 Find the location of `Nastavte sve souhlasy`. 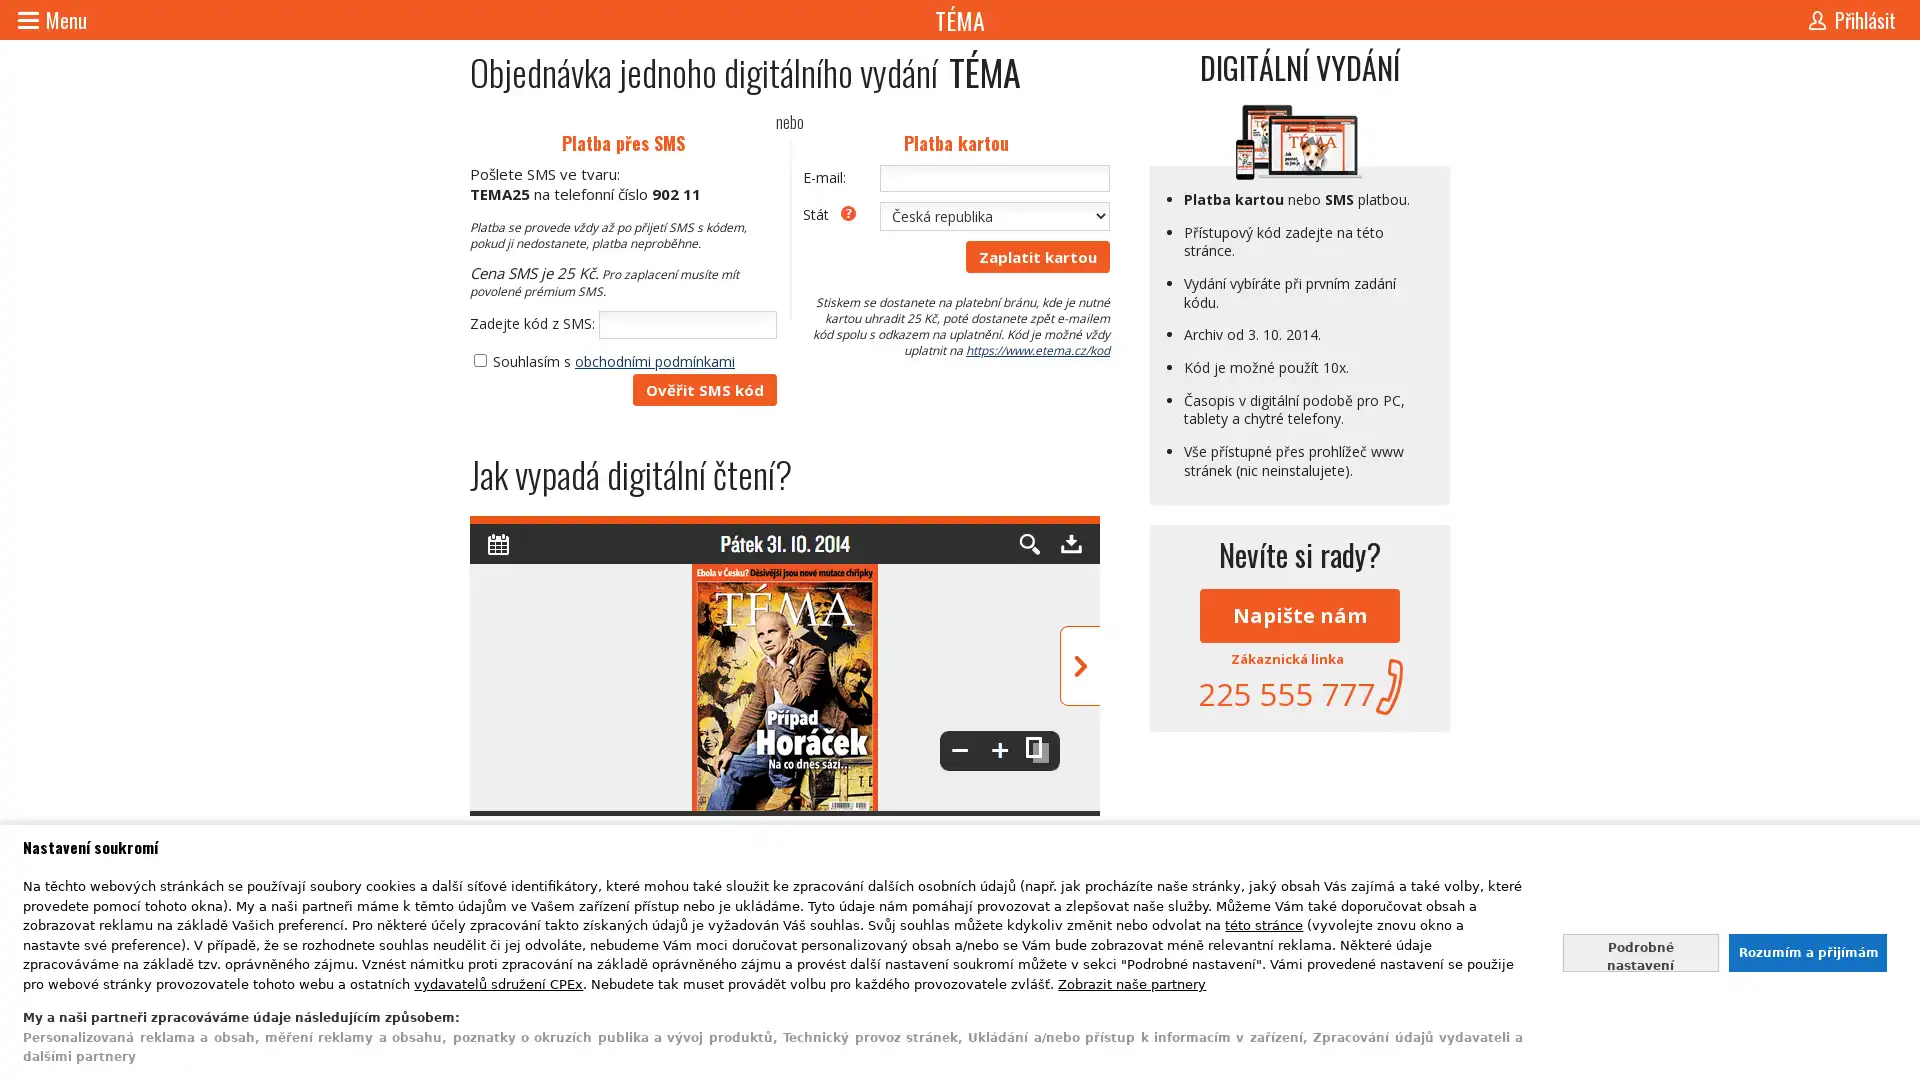

Nastavte sve souhlasy is located at coordinates (1640, 951).